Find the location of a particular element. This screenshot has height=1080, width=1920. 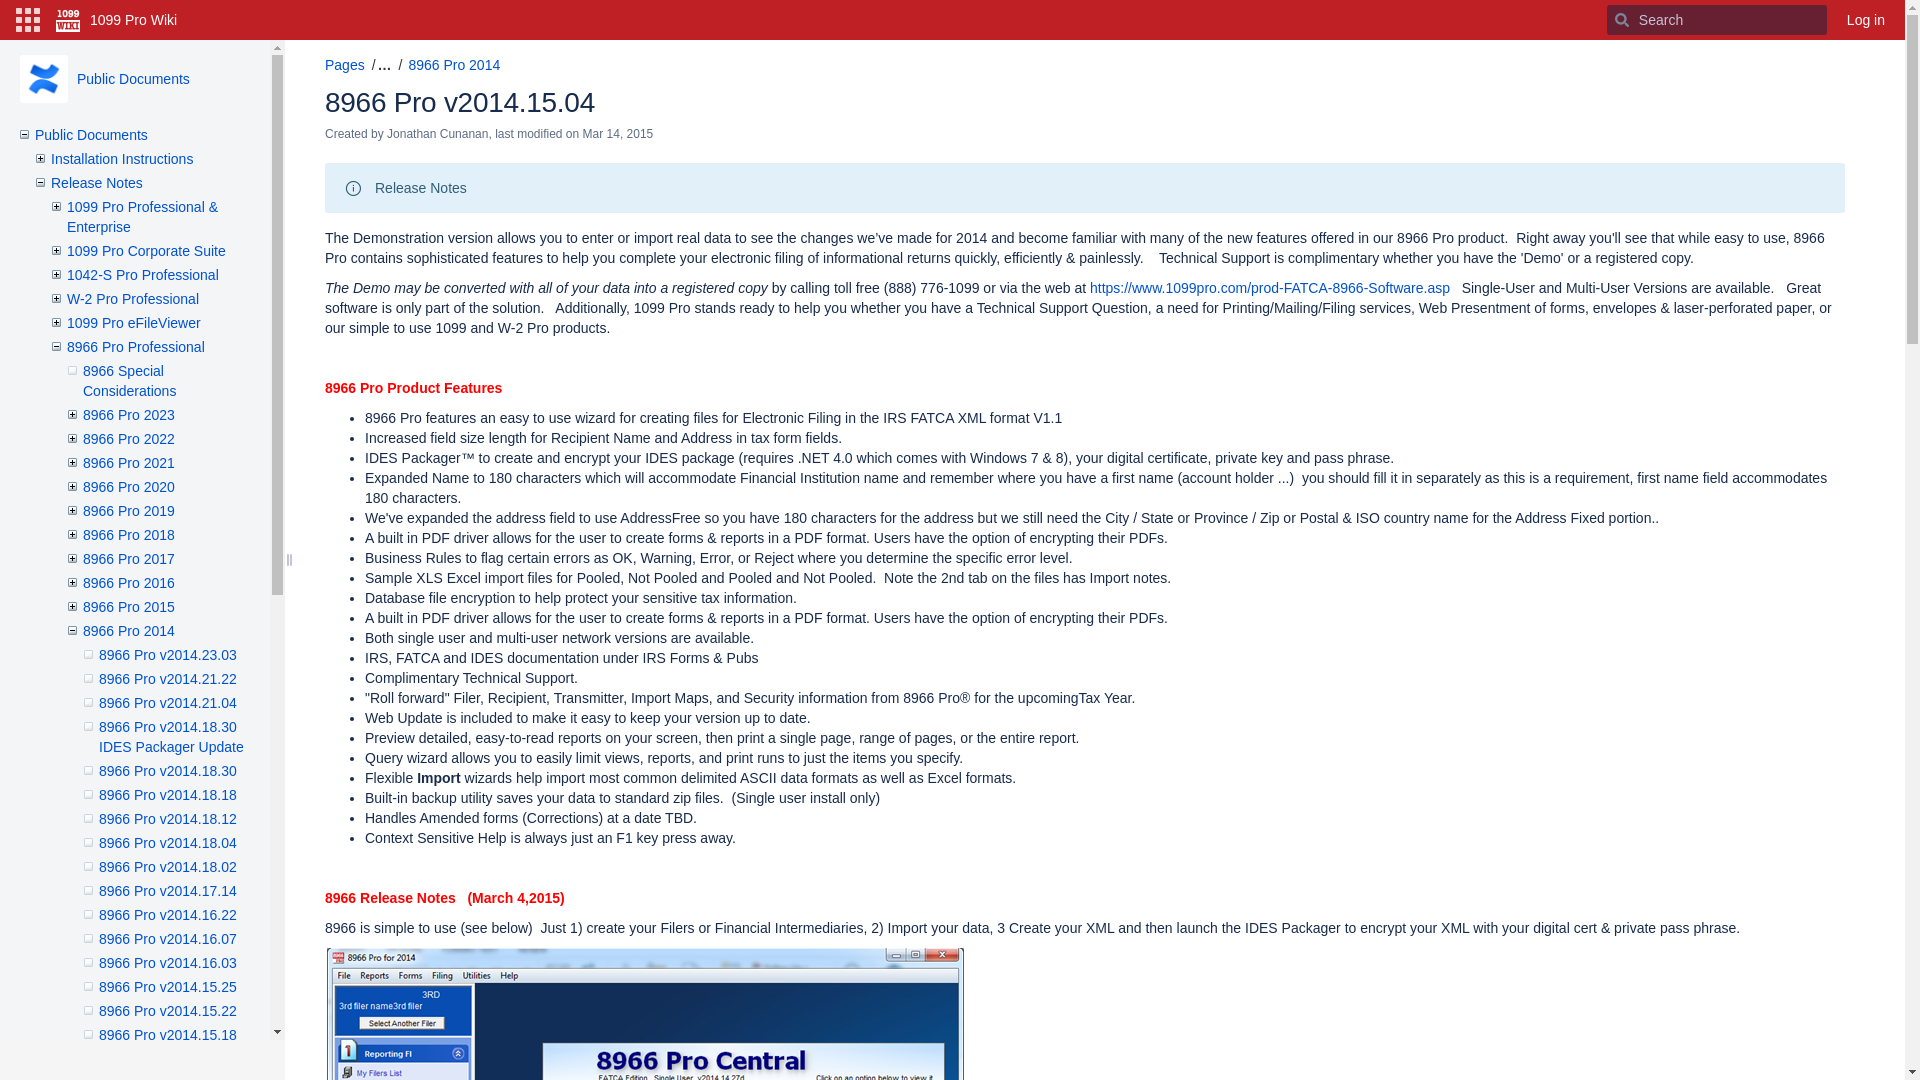

'8966 Pro v2014.21.04' is located at coordinates (168, 701).